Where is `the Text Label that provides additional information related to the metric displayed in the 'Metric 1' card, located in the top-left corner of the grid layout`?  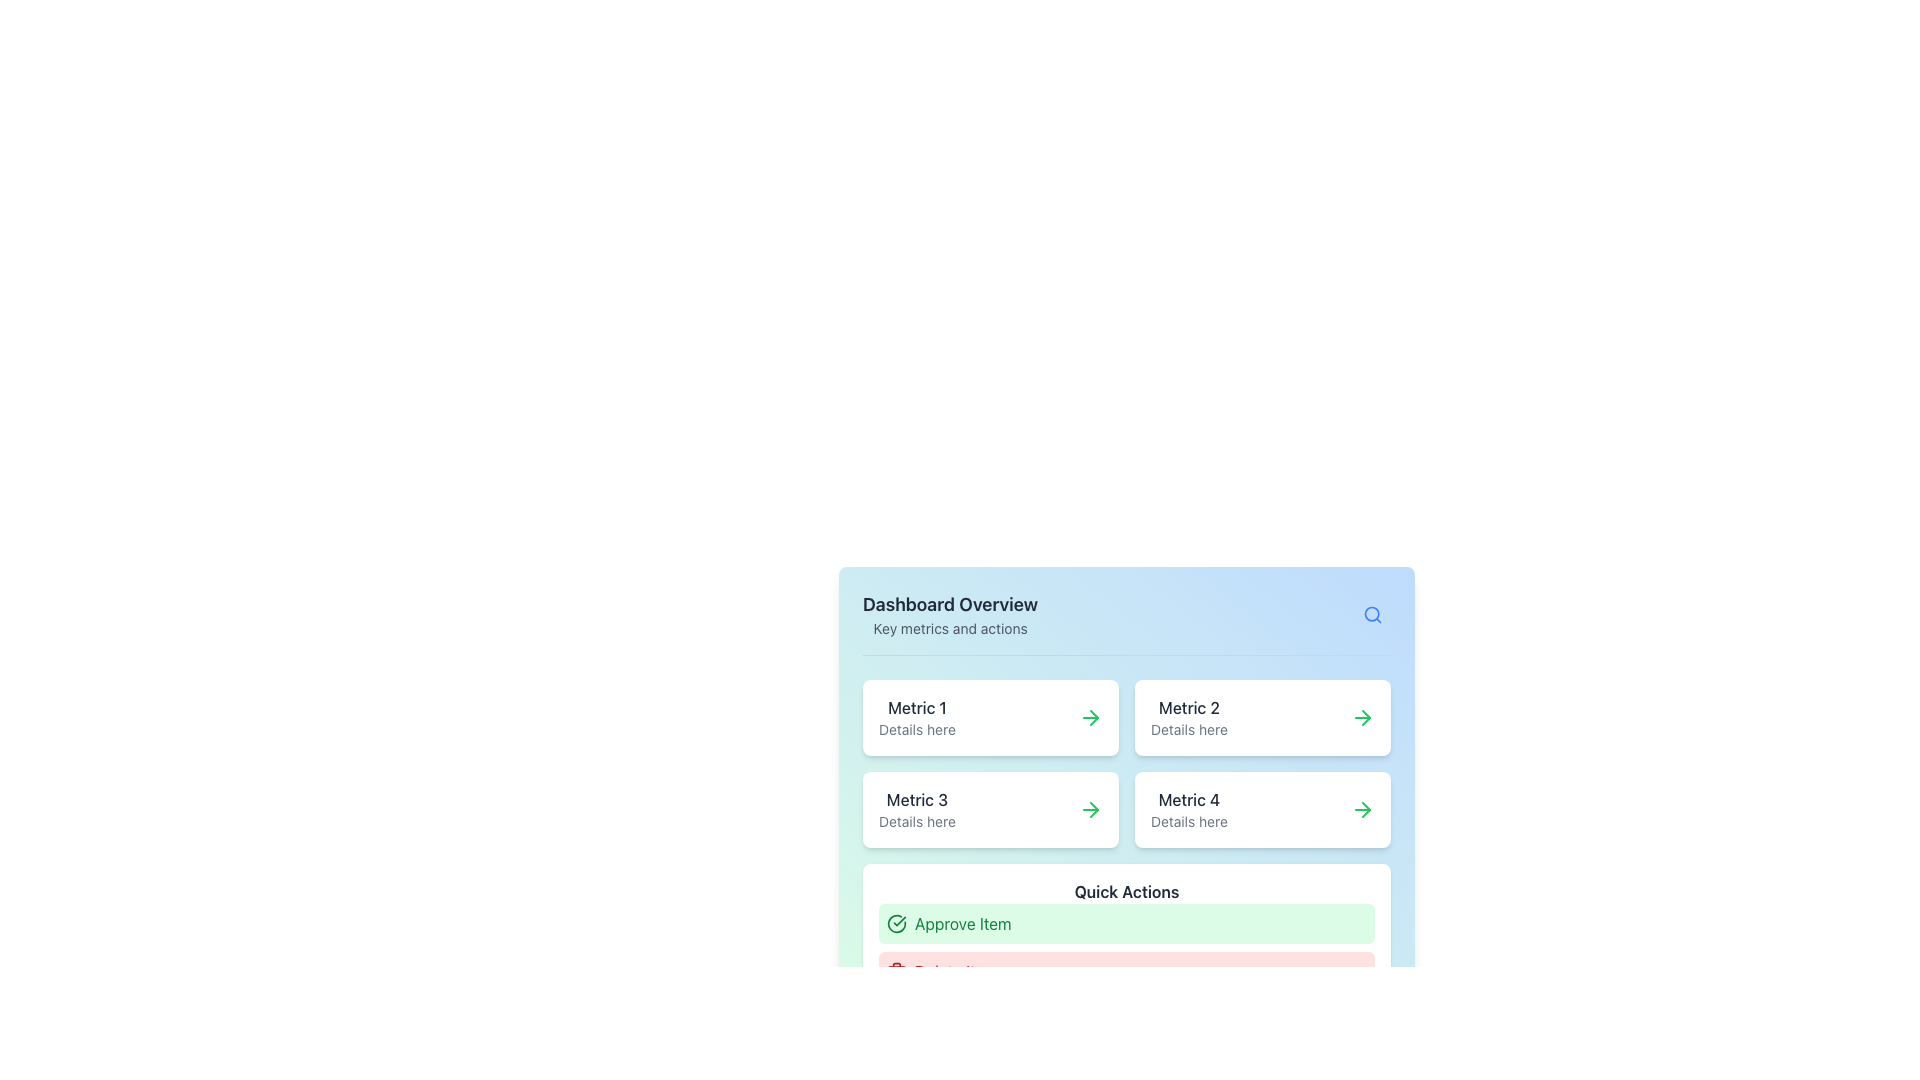
the Text Label that provides additional information related to the metric displayed in the 'Metric 1' card, located in the top-left corner of the grid layout is located at coordinates (916, 729).